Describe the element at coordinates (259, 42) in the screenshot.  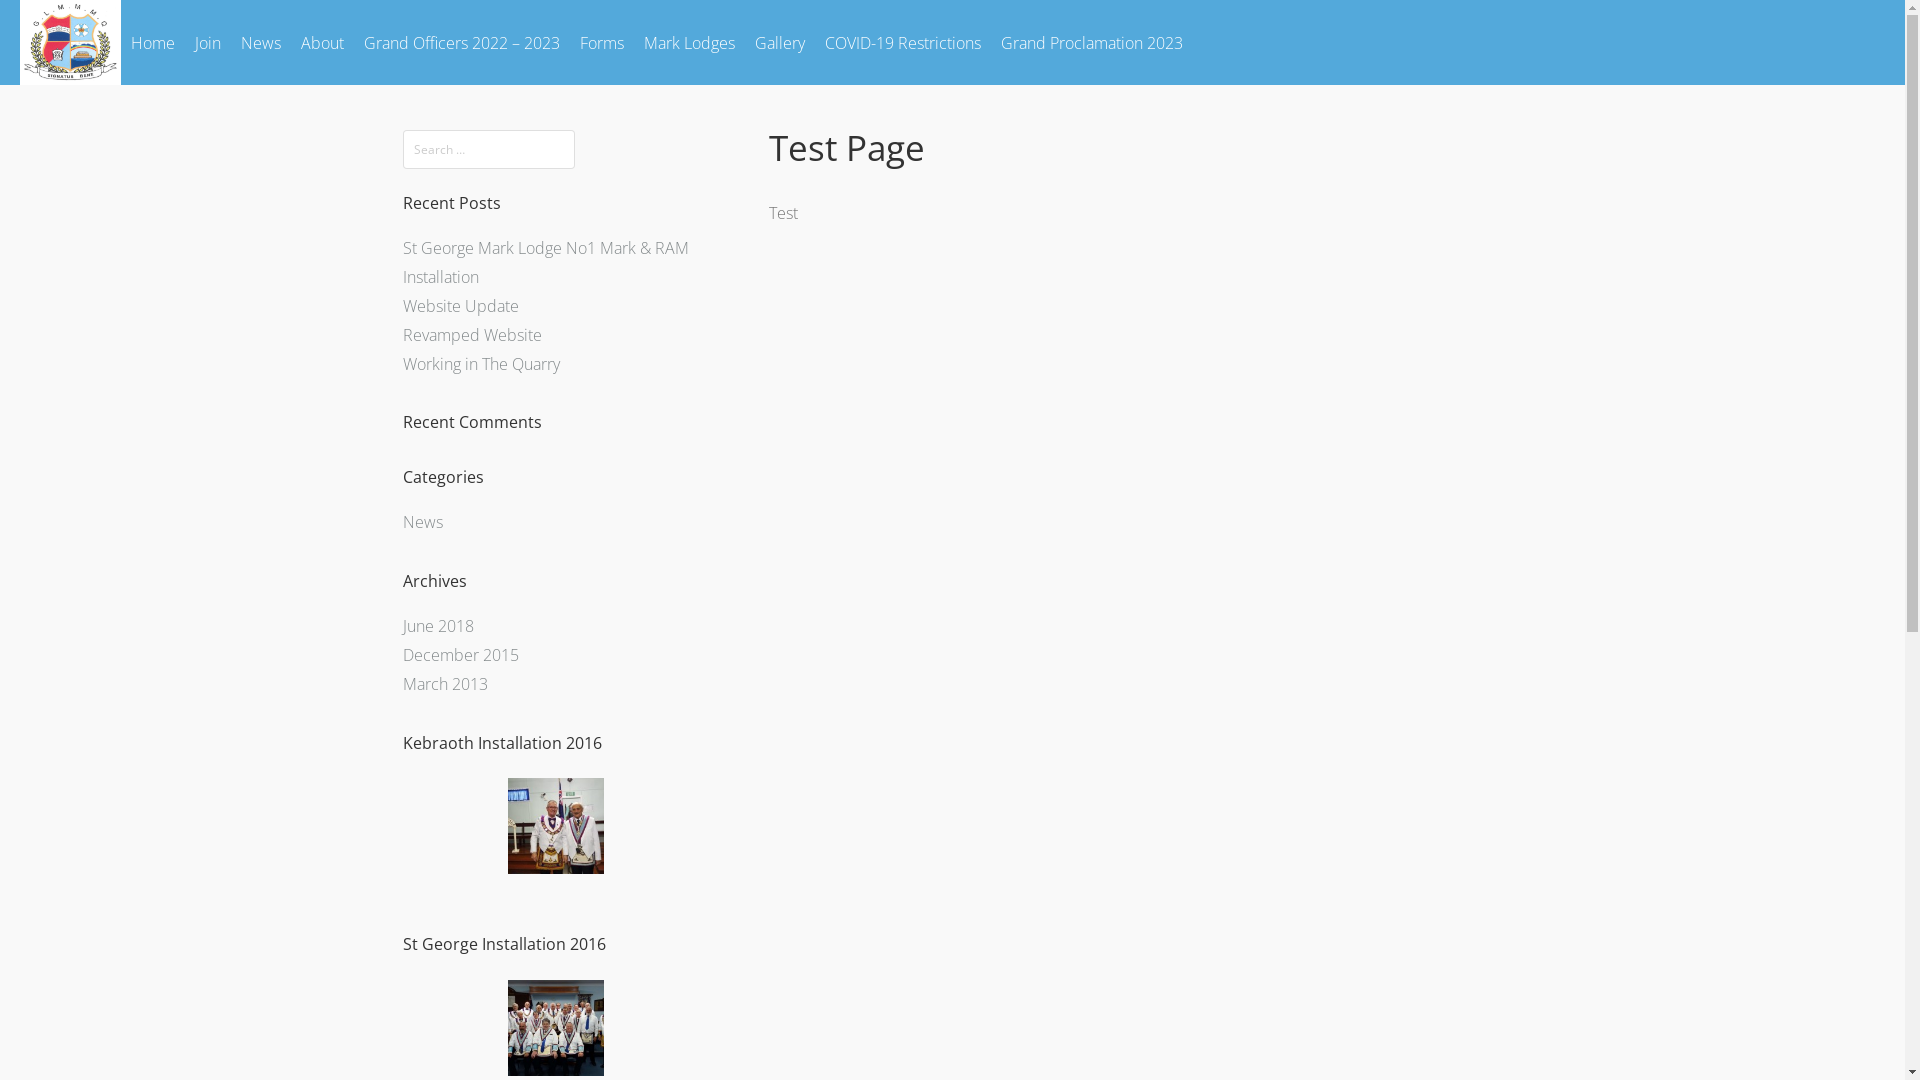
I see `'News'` at that location.